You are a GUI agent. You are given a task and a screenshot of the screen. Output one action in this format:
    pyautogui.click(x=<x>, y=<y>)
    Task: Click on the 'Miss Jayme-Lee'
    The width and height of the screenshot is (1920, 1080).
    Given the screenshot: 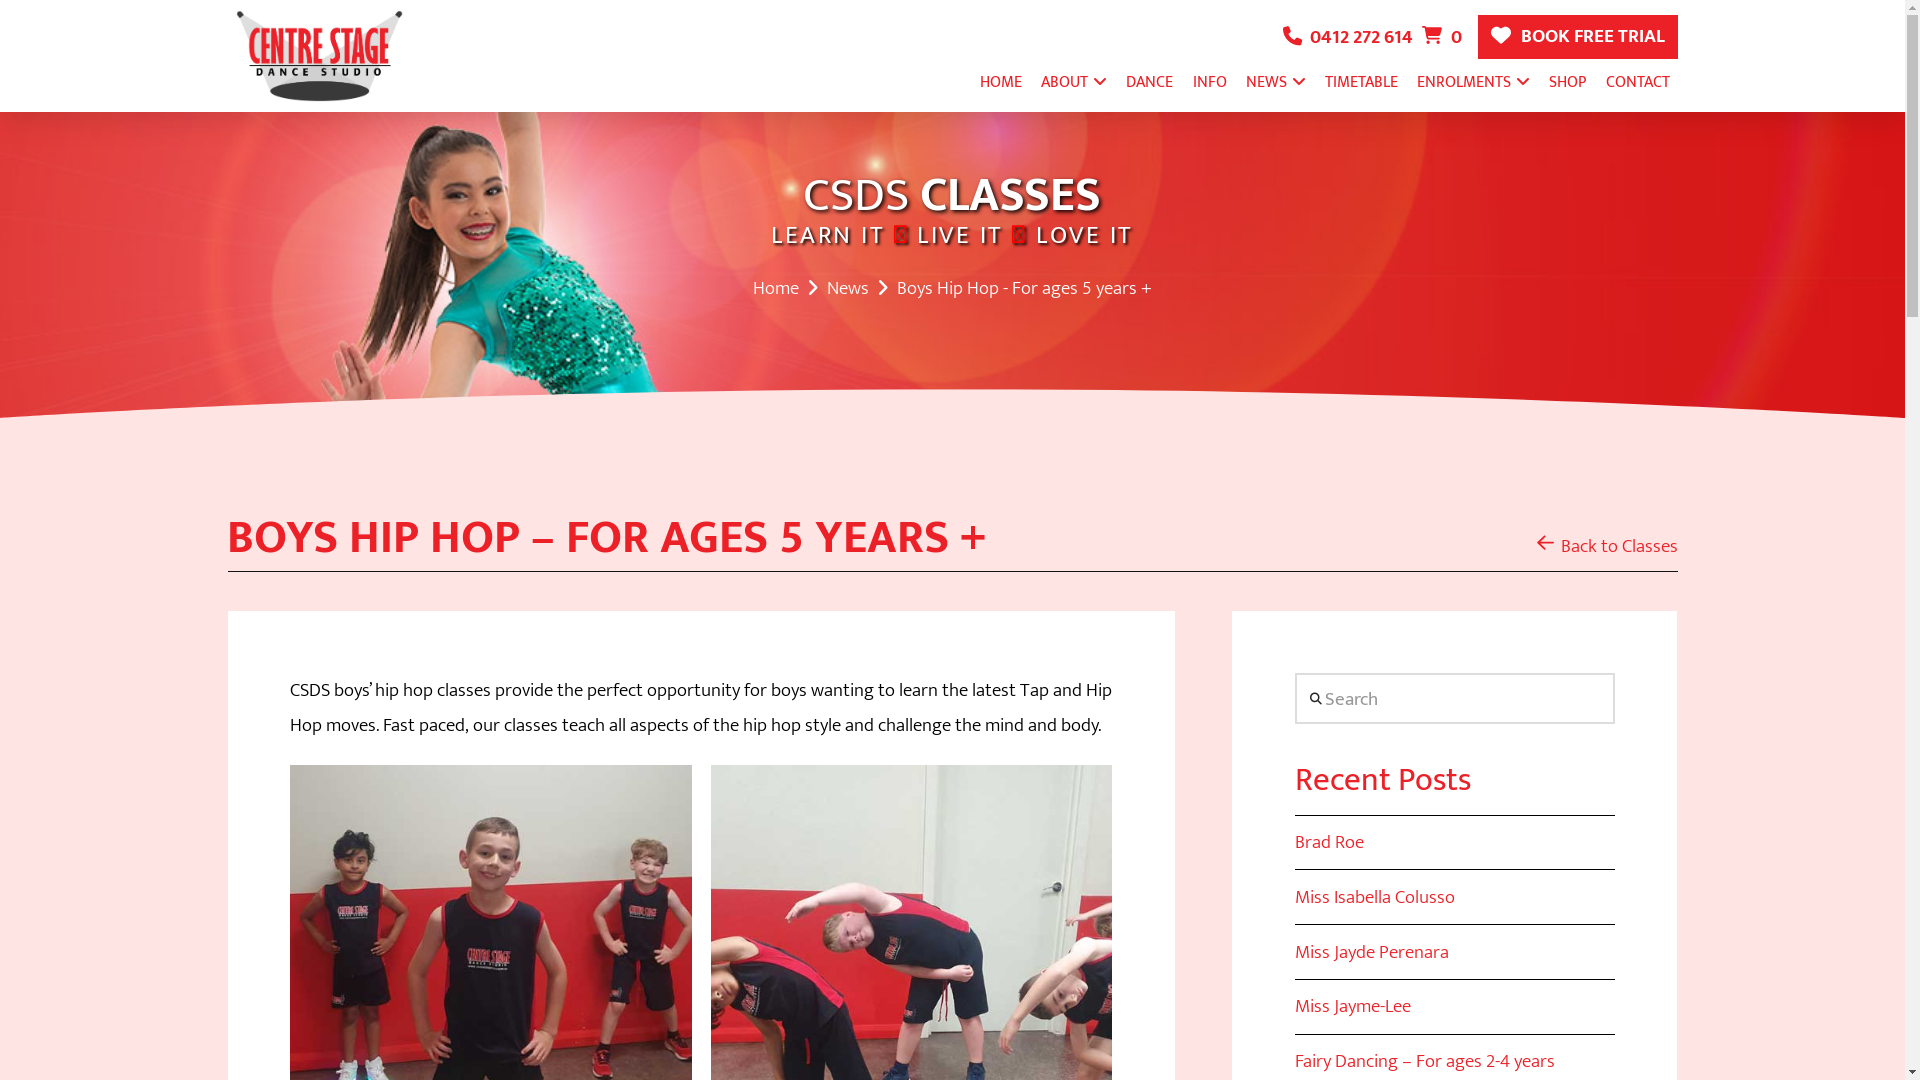 What is the action you would take?
    pyautogui.click(x=1353, y=1006)
    